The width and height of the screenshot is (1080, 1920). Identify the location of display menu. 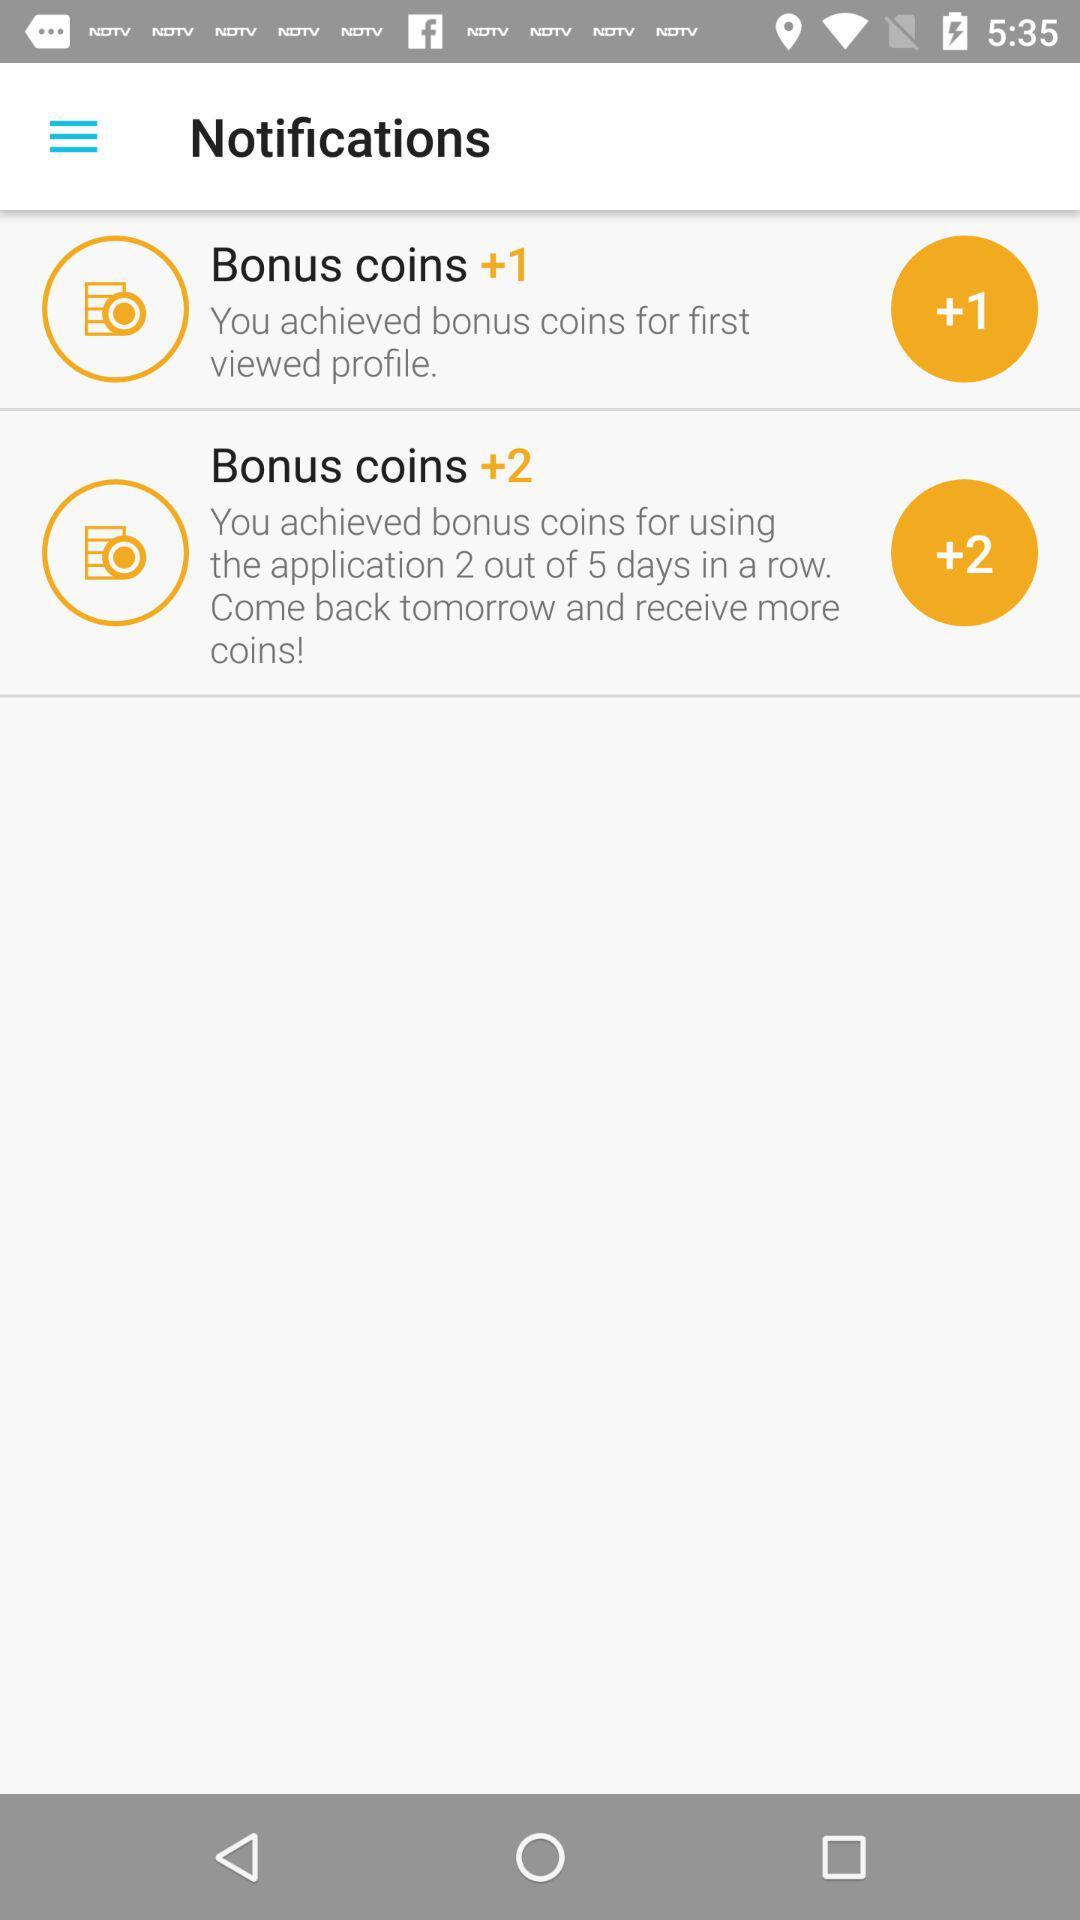
(72, 135).